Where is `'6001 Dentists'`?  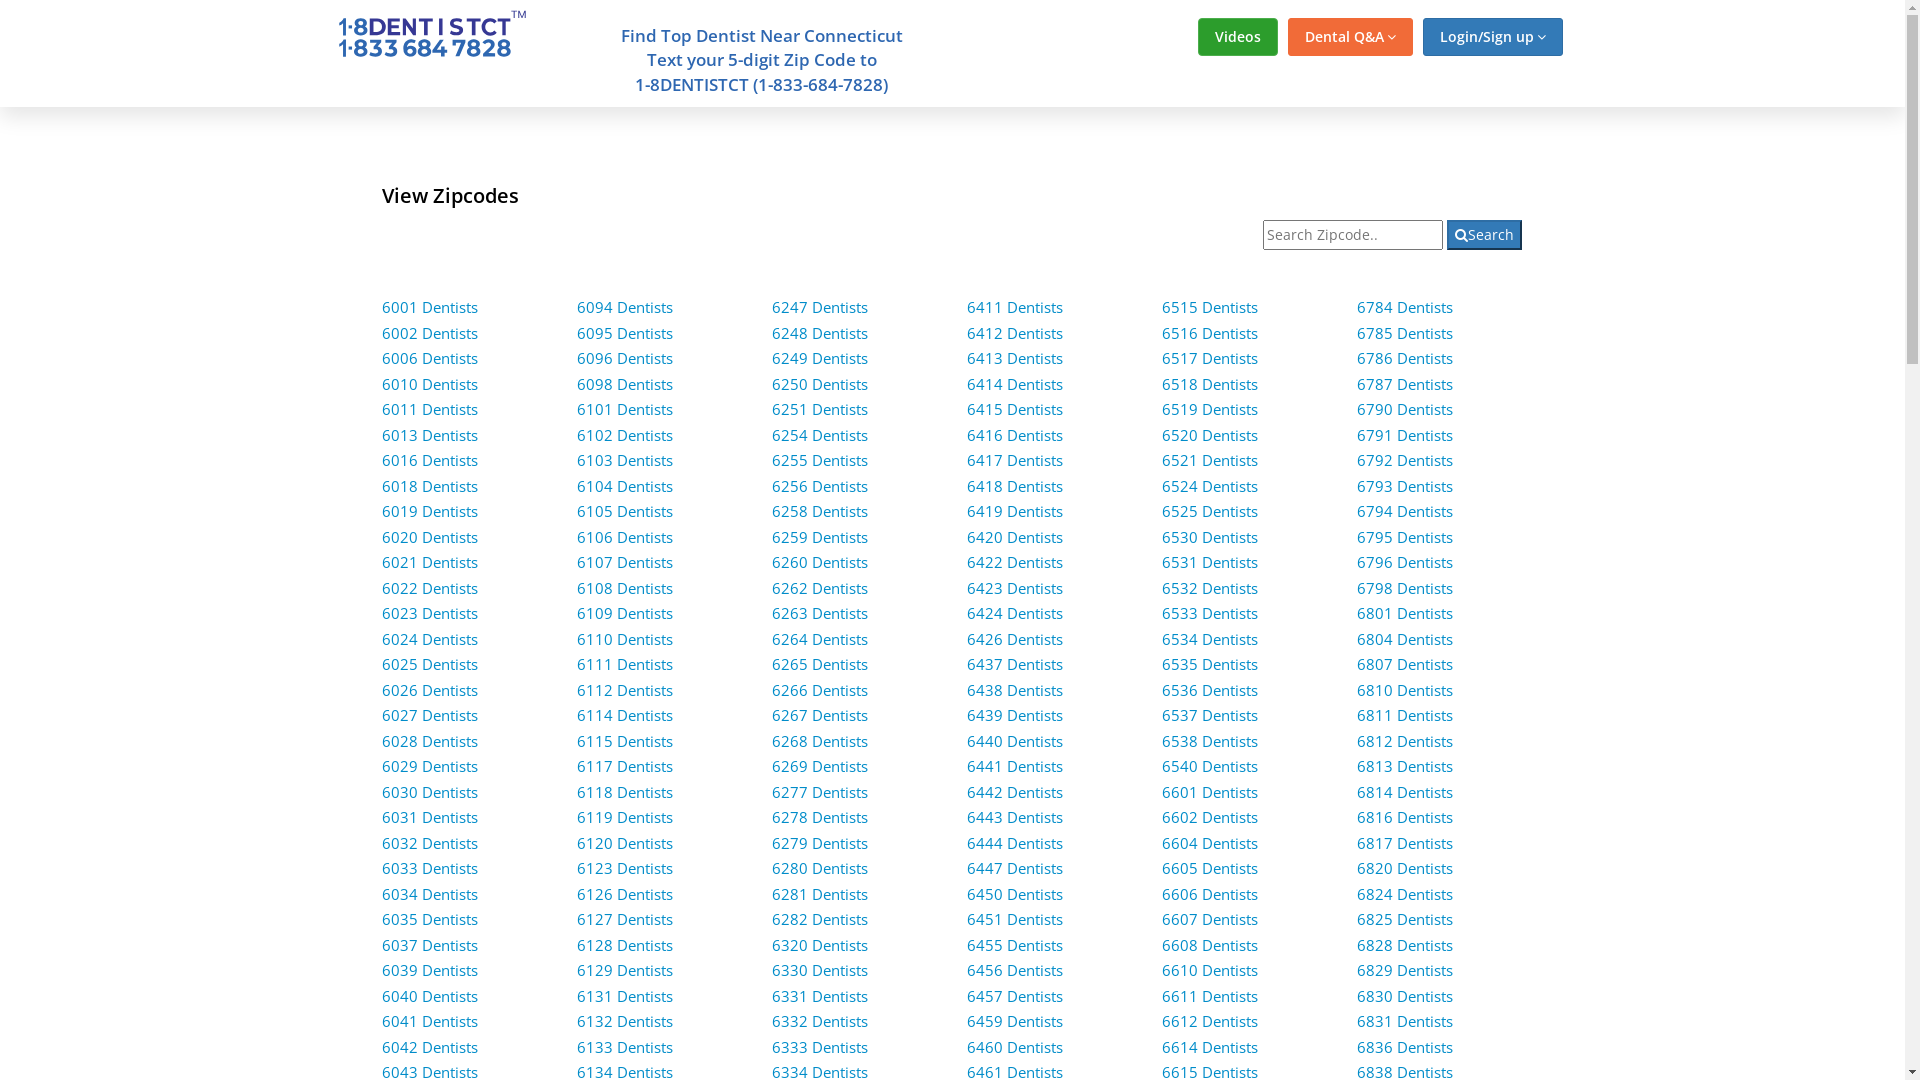
'6001 Dentists' is located at coordinates (429, 307).